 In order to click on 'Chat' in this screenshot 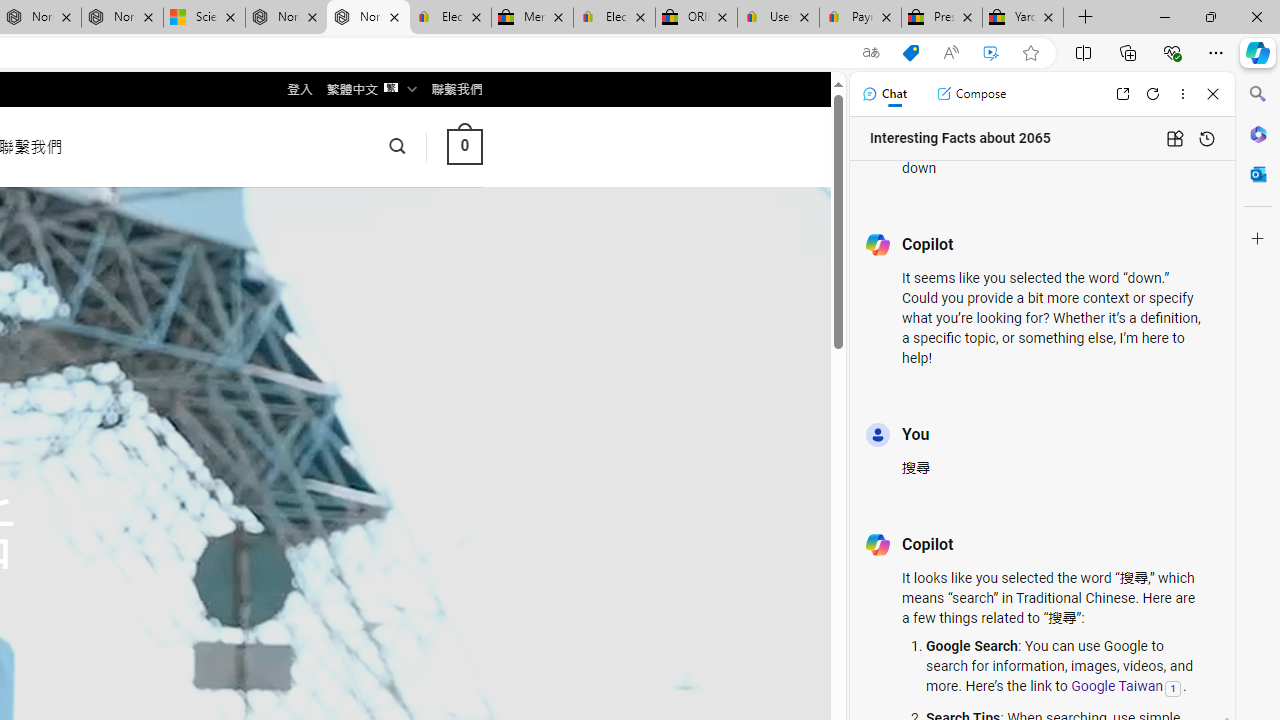, I will do `click(883, 93)`.